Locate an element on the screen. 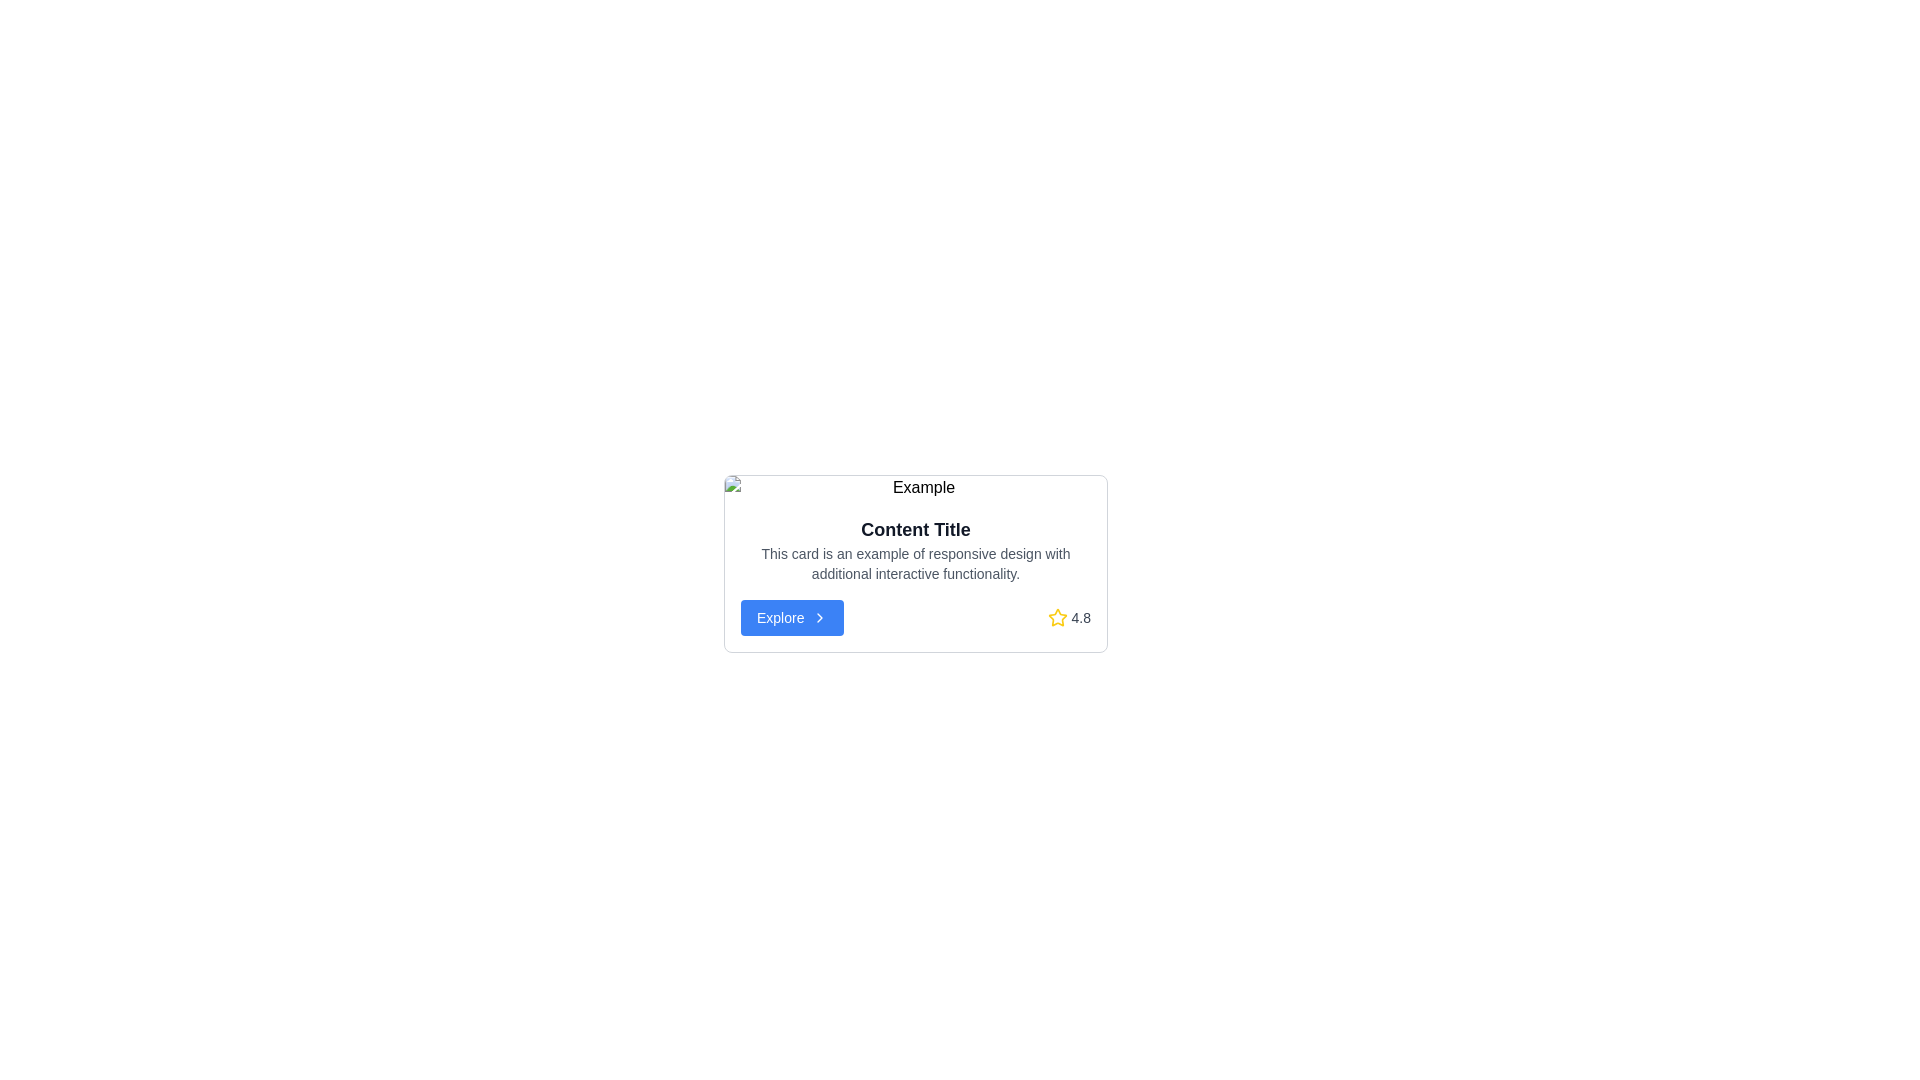  the Rating indicator with a numeric score that displays '4.8' next to a yellow outlined star icon, located above the blue 'Explore' button is located at coordinates (1068, 616).